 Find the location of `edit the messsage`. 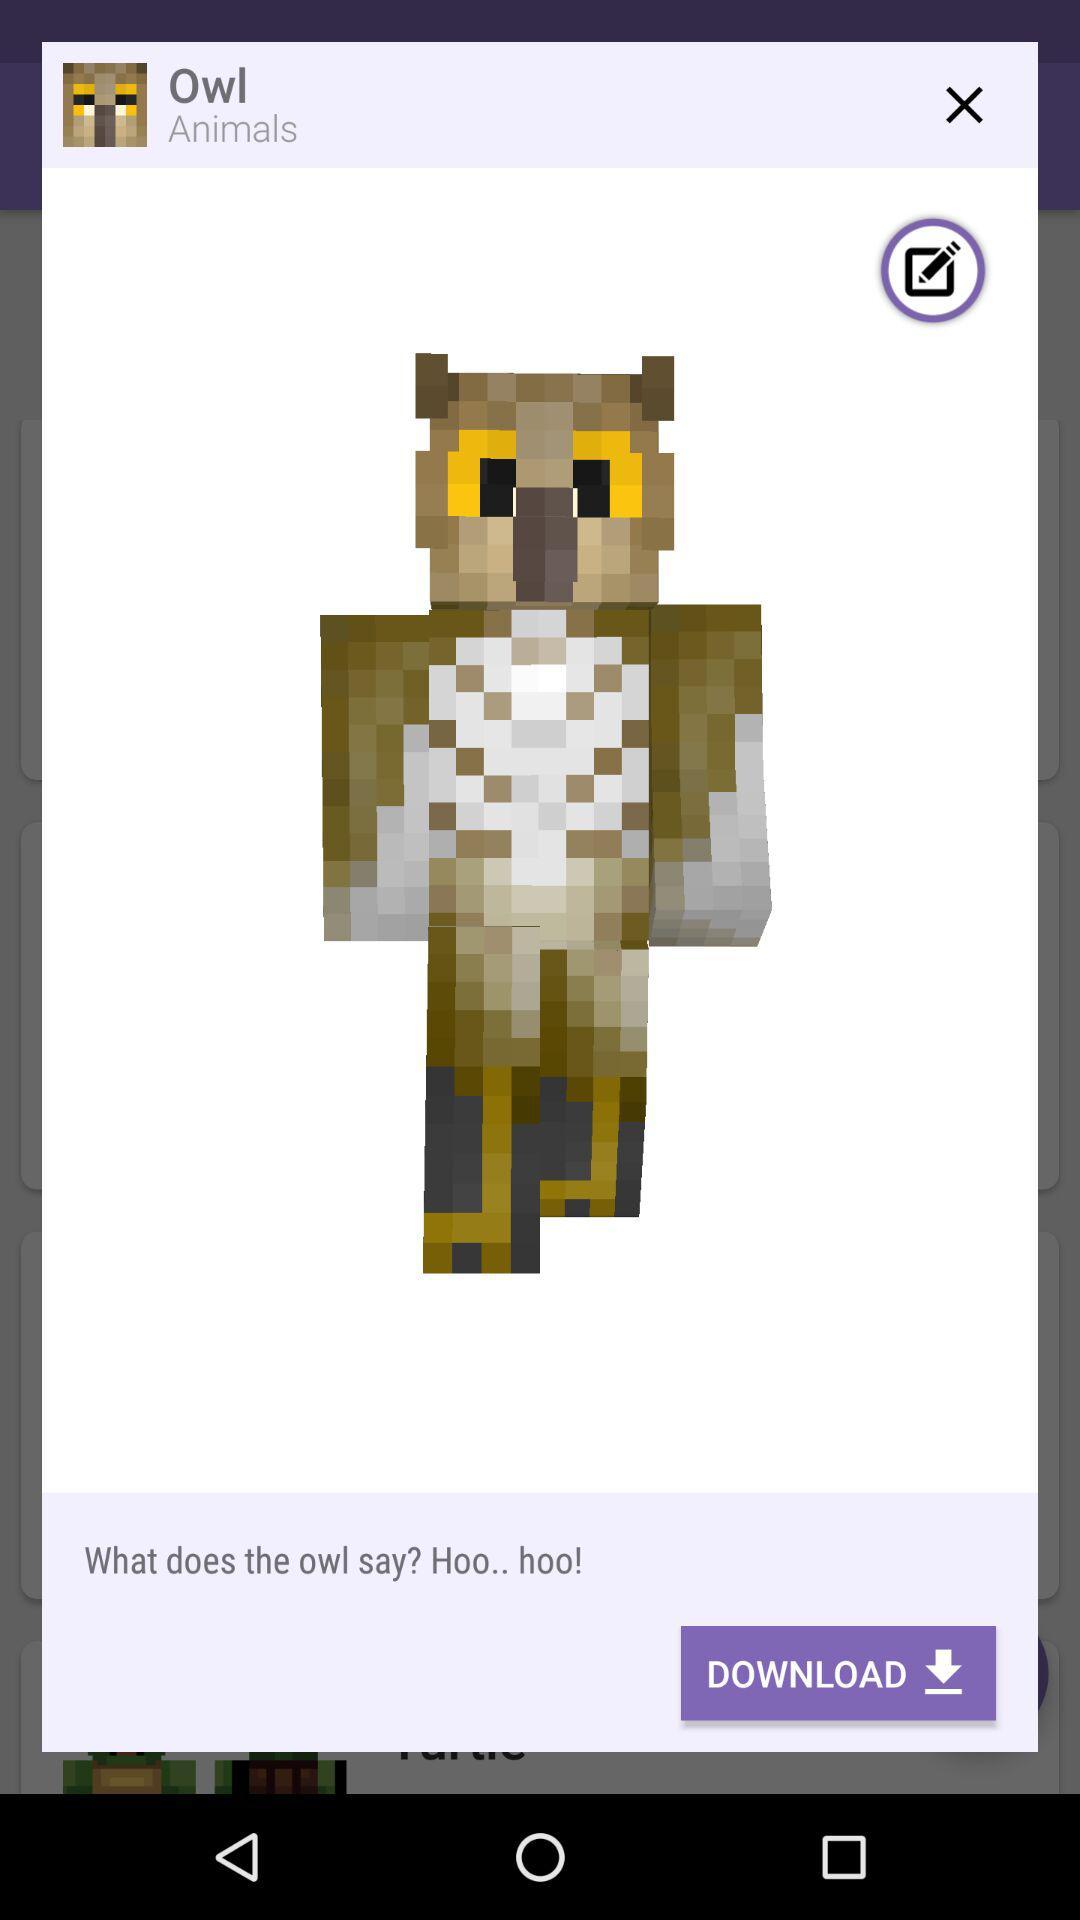

edit the messsage is located at coordinates (933, 272).